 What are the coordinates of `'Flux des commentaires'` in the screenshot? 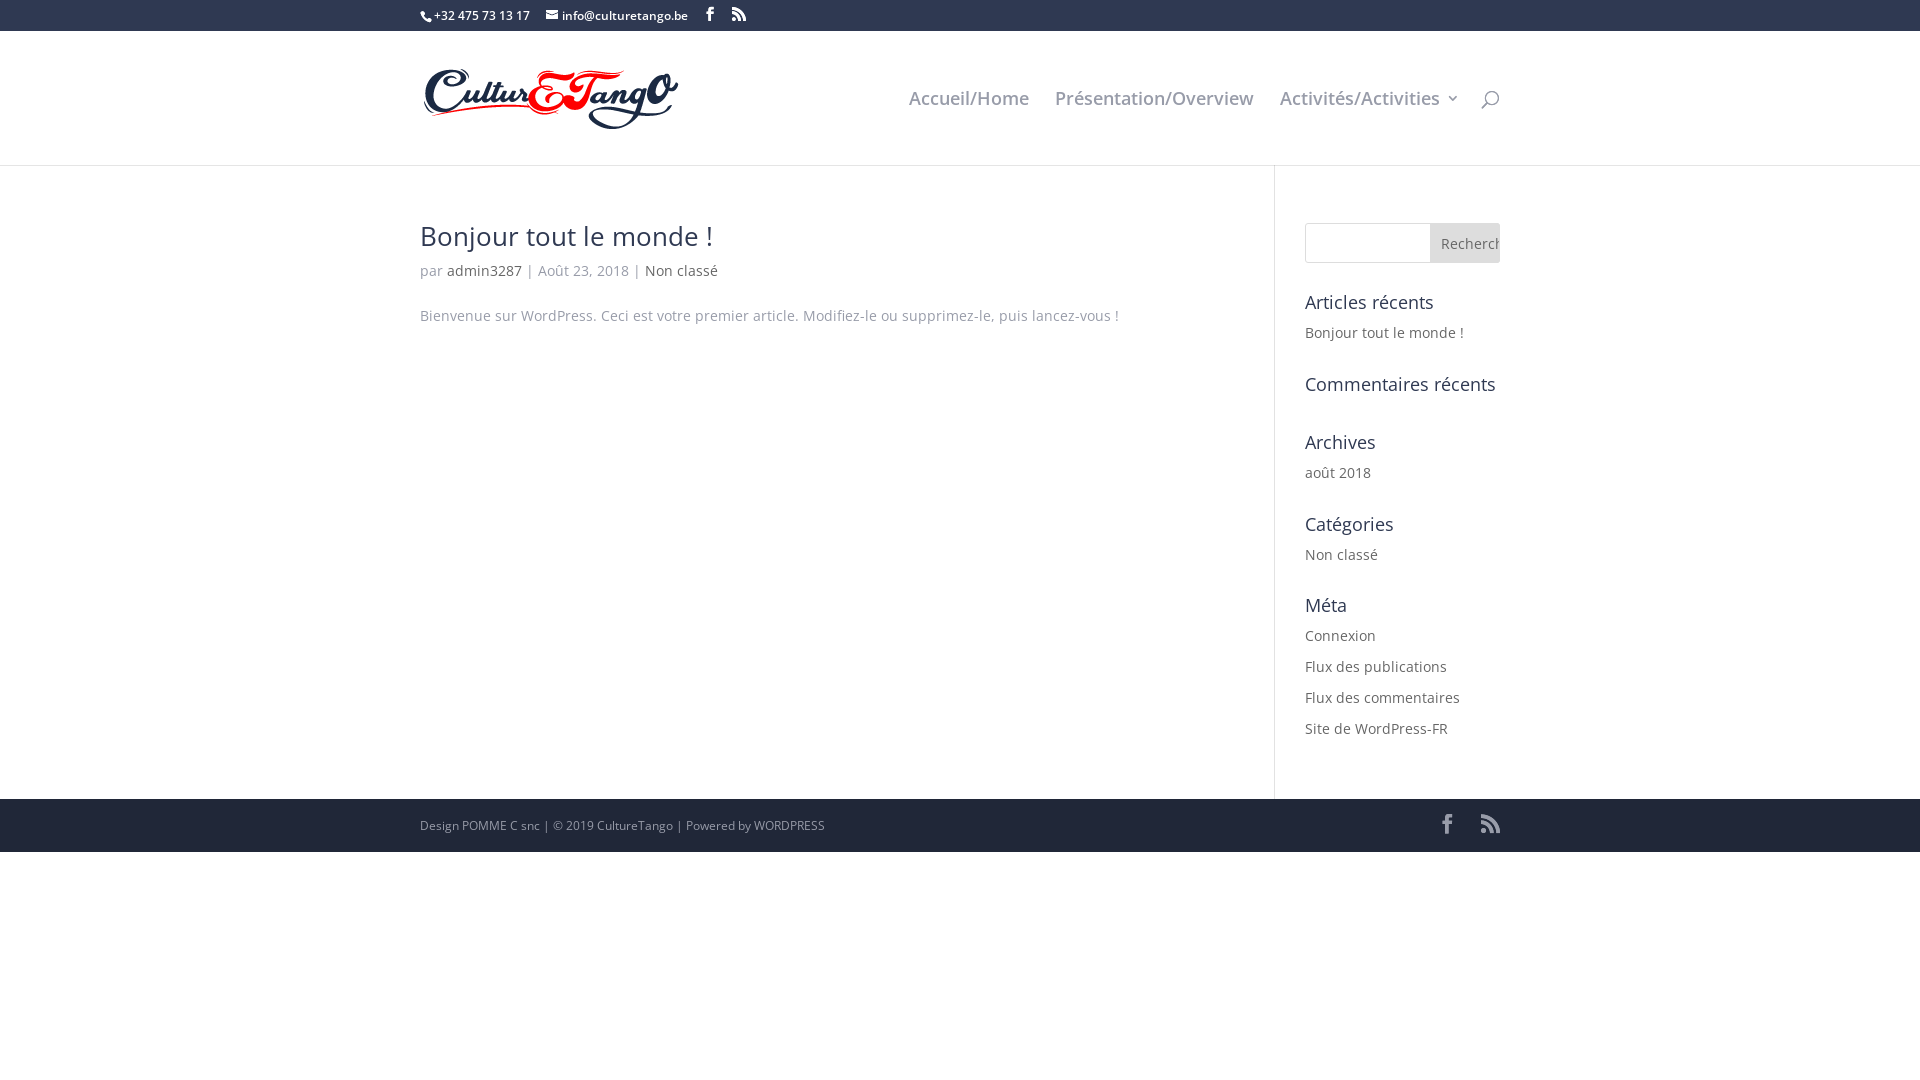 It's located at (1381, 696).